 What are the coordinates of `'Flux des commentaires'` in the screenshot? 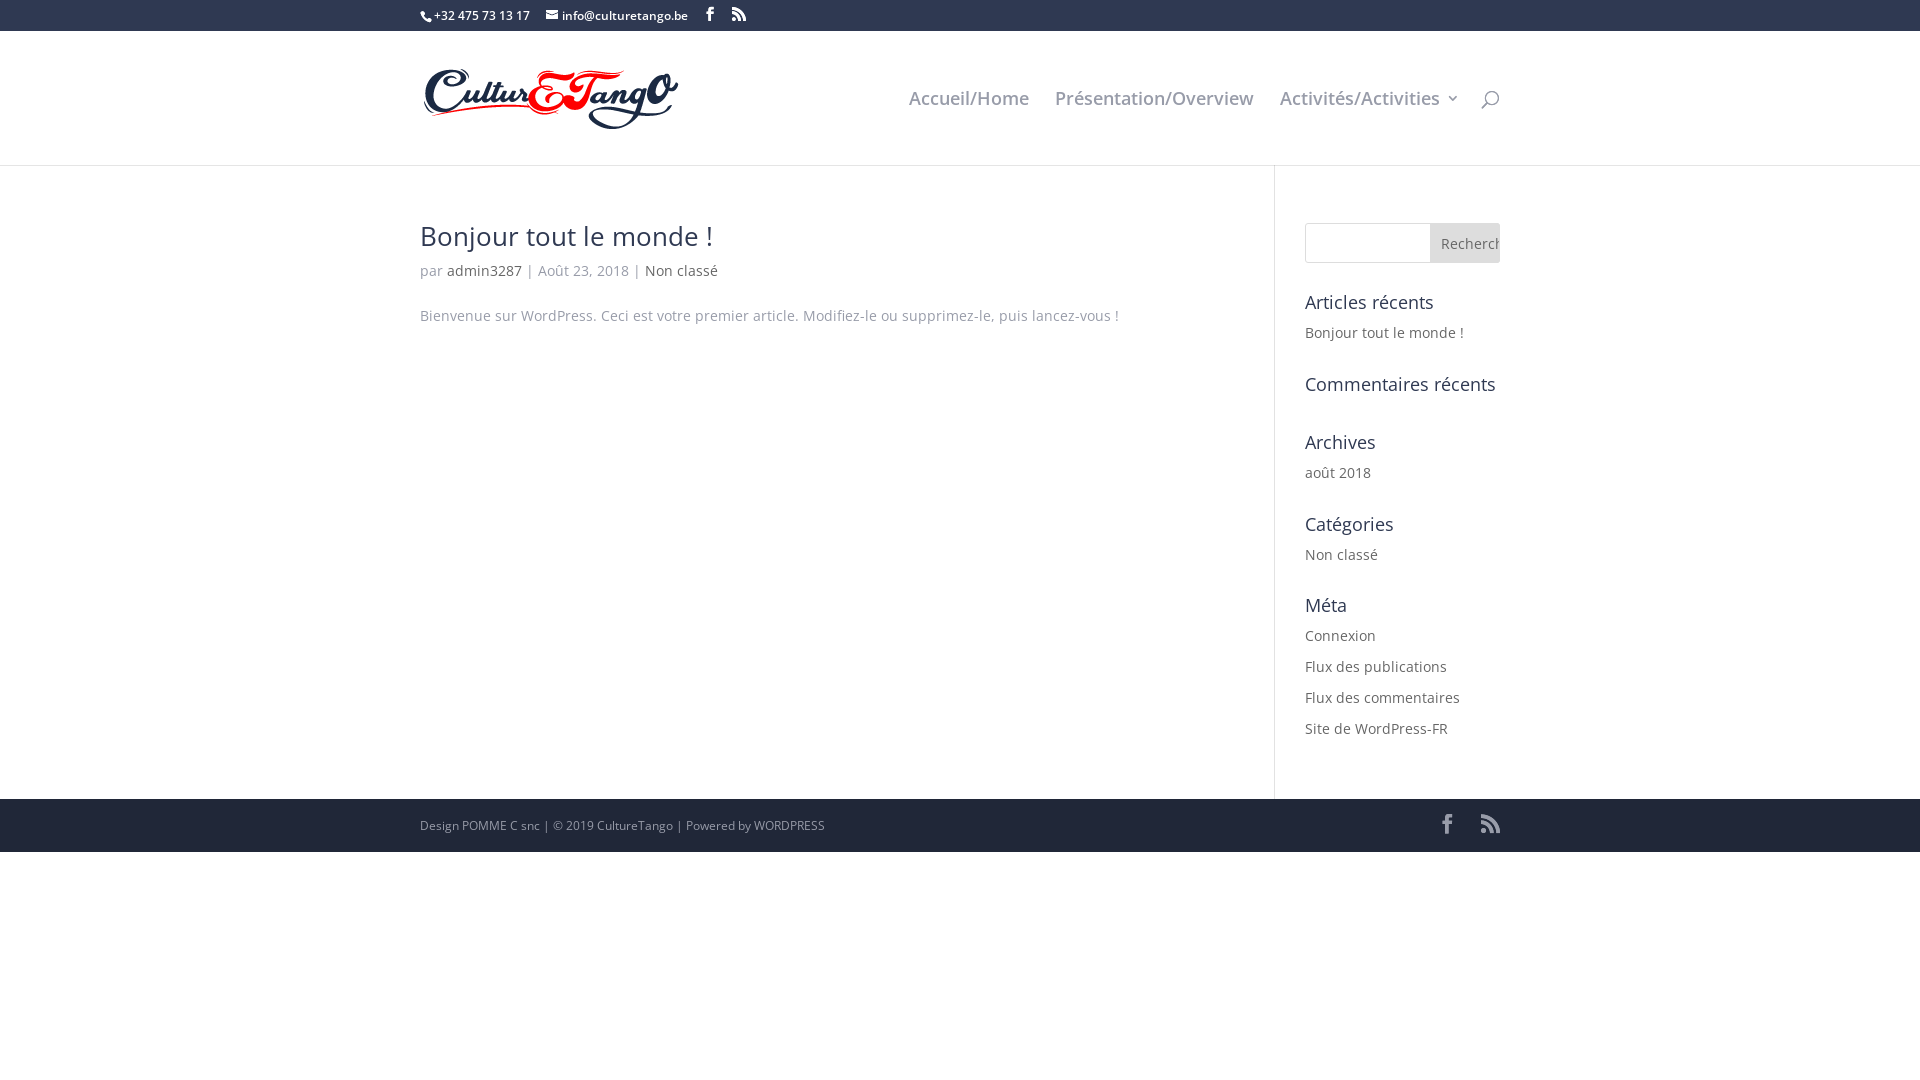 It's located at (1381, 696).